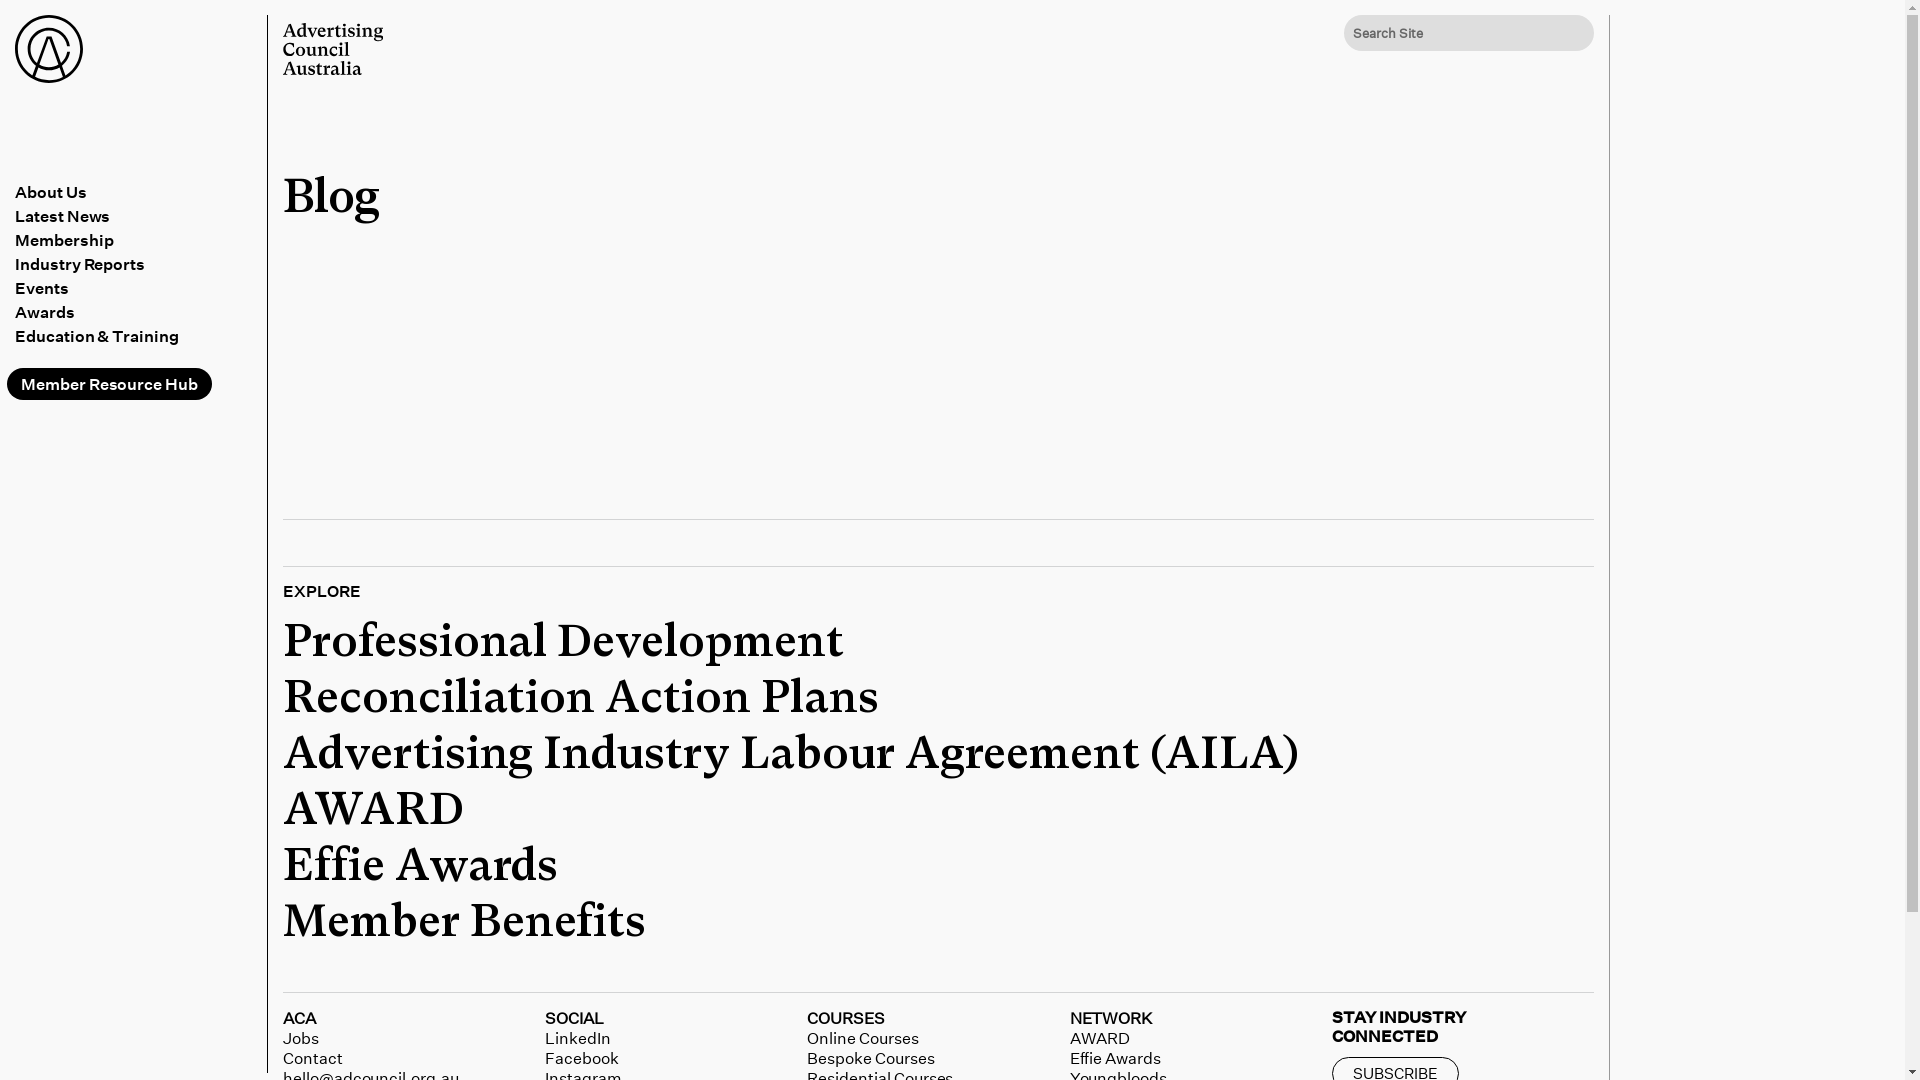 The image size is (1920, 1080). What do you see at coordinates (136, 262) in the screenshot?
I see `'Industry Reports'` at bounding box center [136, 262].